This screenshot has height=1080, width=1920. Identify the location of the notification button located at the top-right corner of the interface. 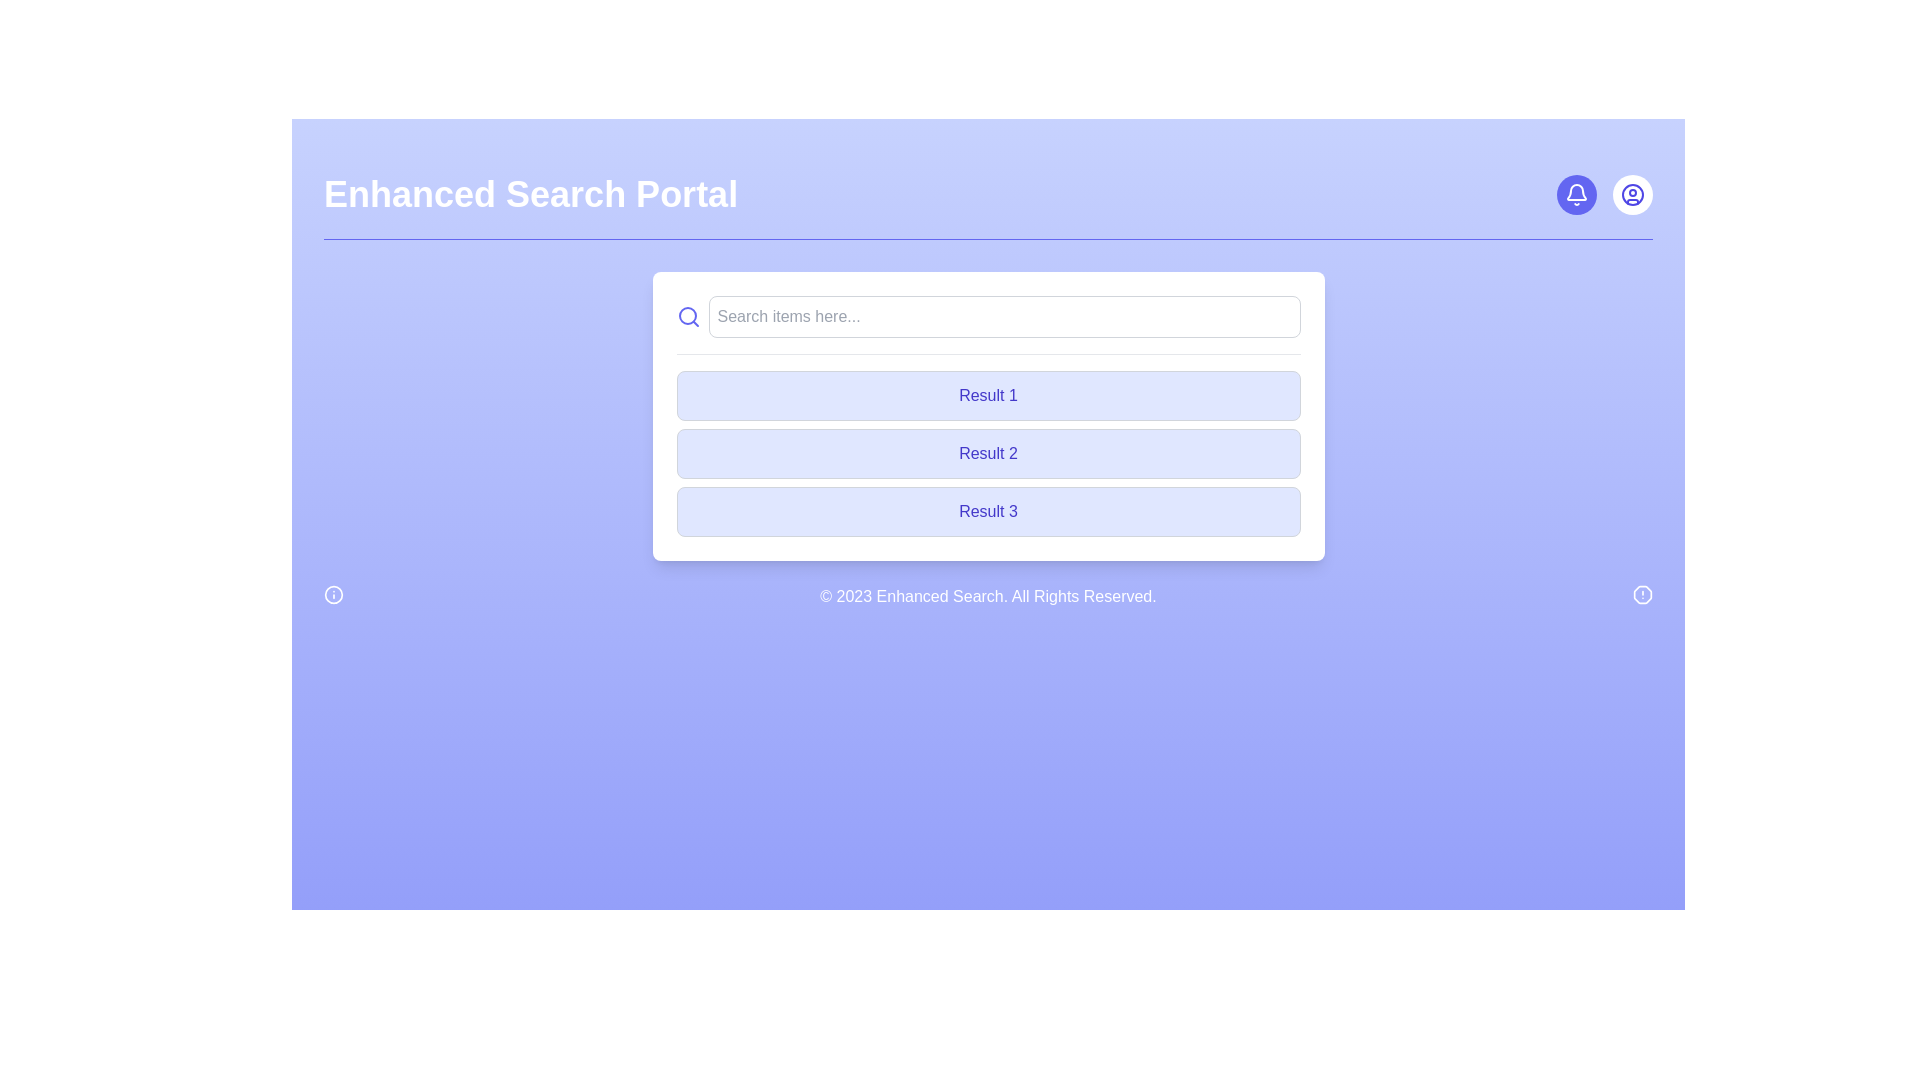
(1576, 195).